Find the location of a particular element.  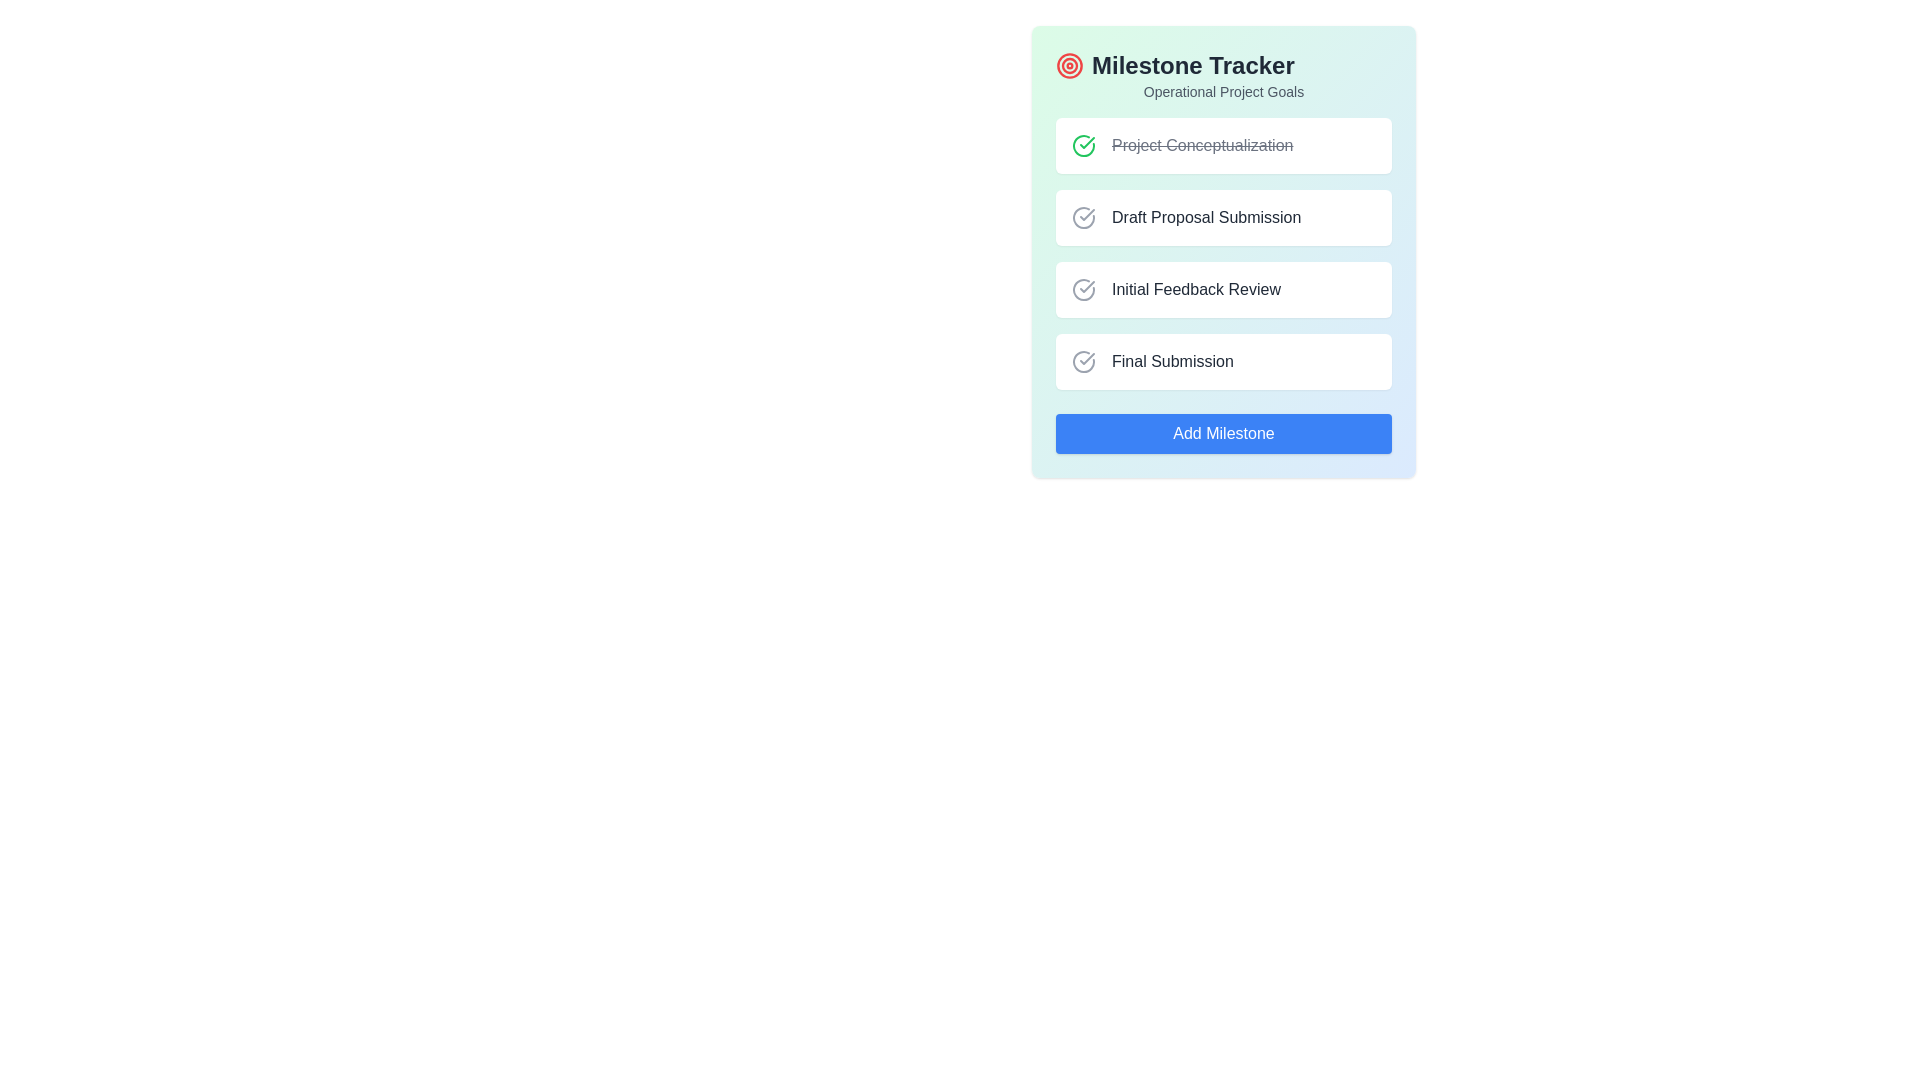

the visual state of the small checkmark icon located within a circular icon on the left side of the text 'Project Conceptualization' to understand the status of the milestone progress indicators is located at coordinates (1086, 357).